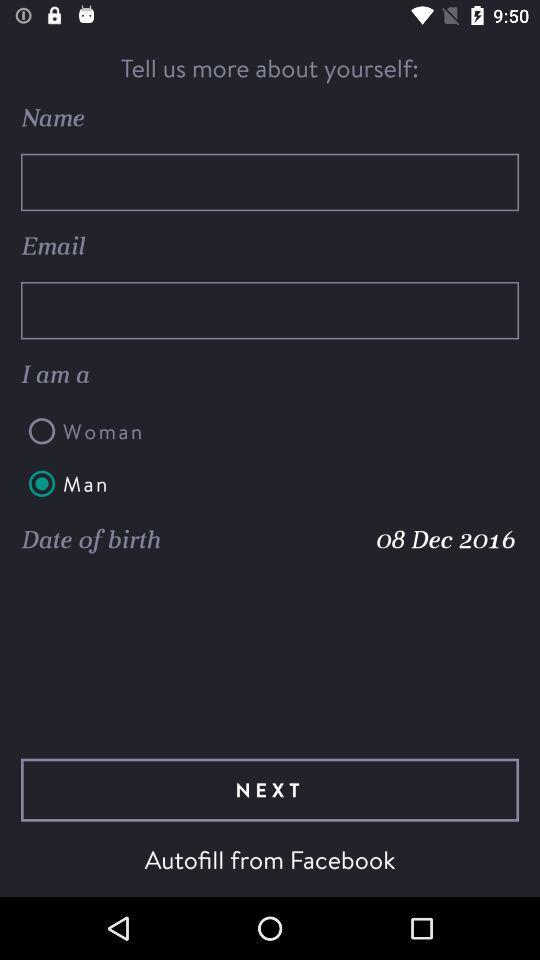  Describe the element at coordinates (270, 310) in the screenshot. I see `item above the i am a` at that location.